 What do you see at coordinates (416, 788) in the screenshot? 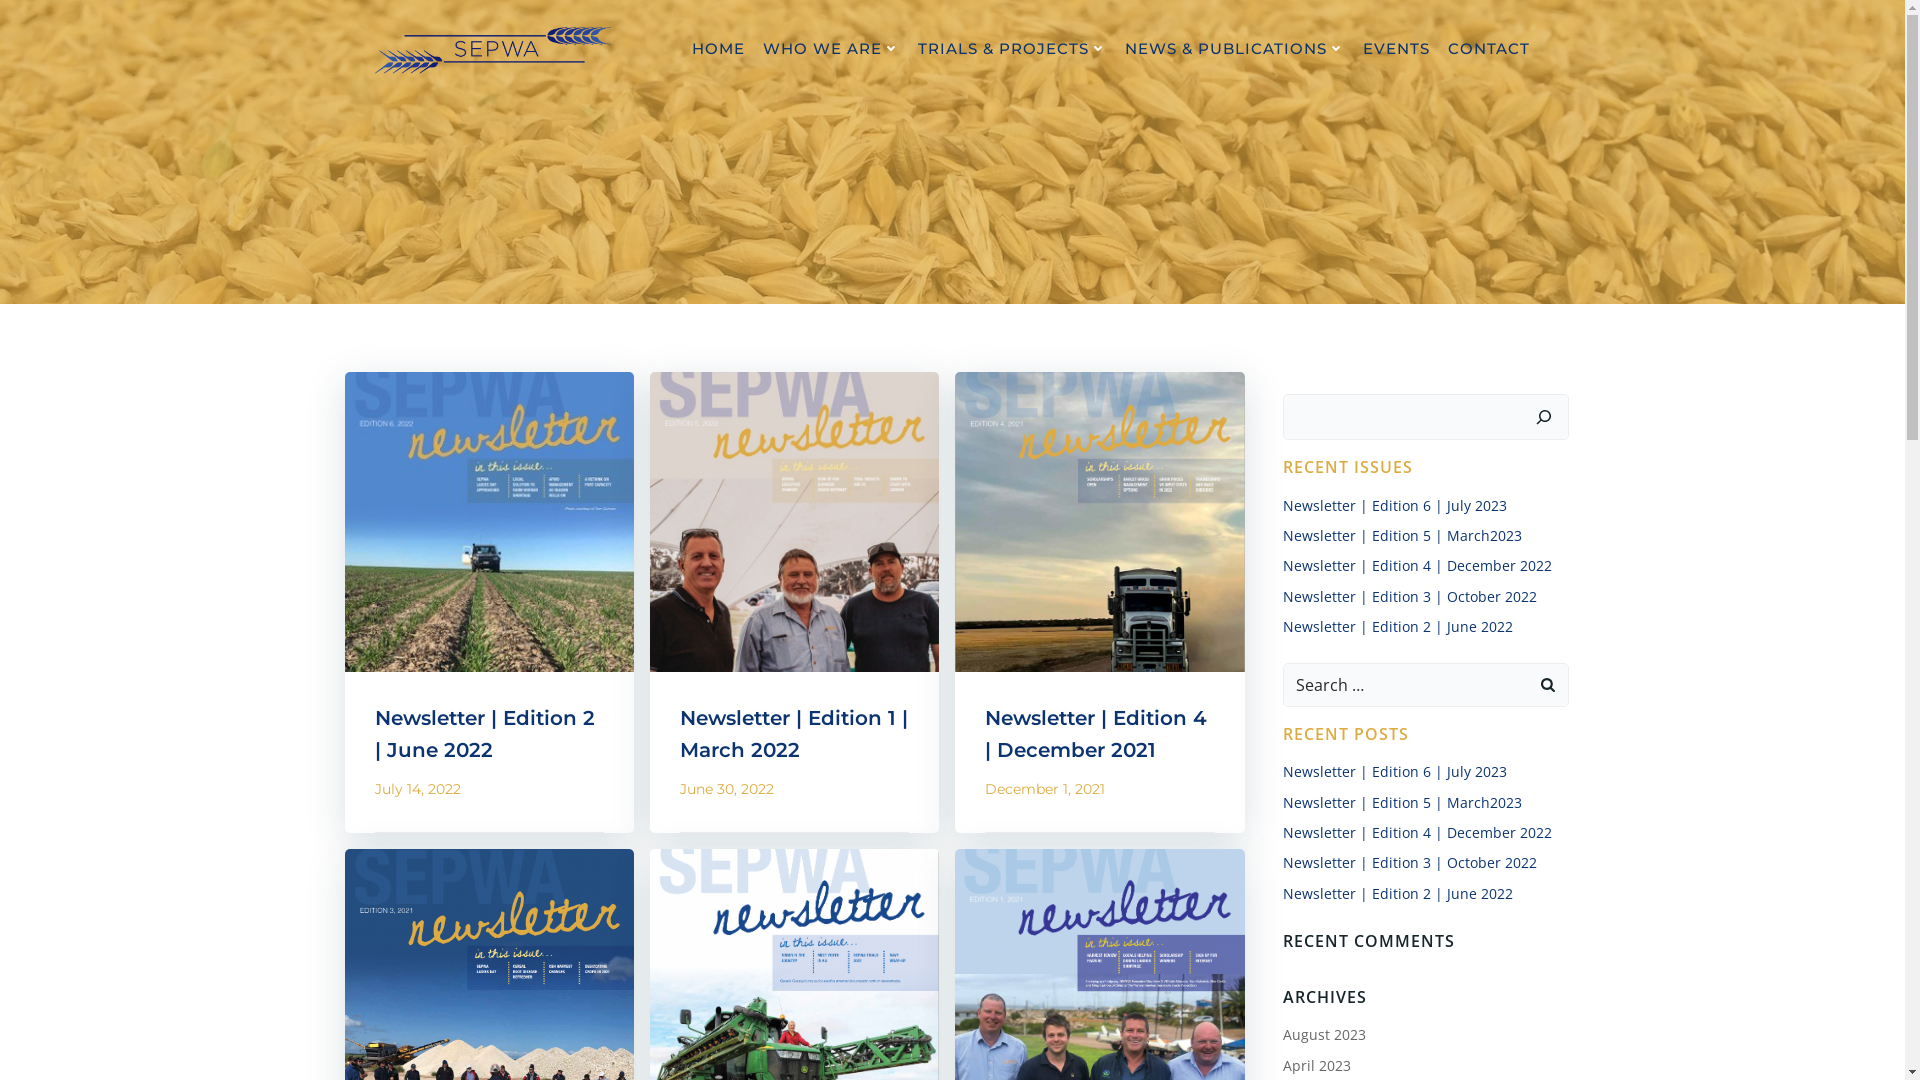
I see `'July 14, 2022'` at bounding box center [416, 788].